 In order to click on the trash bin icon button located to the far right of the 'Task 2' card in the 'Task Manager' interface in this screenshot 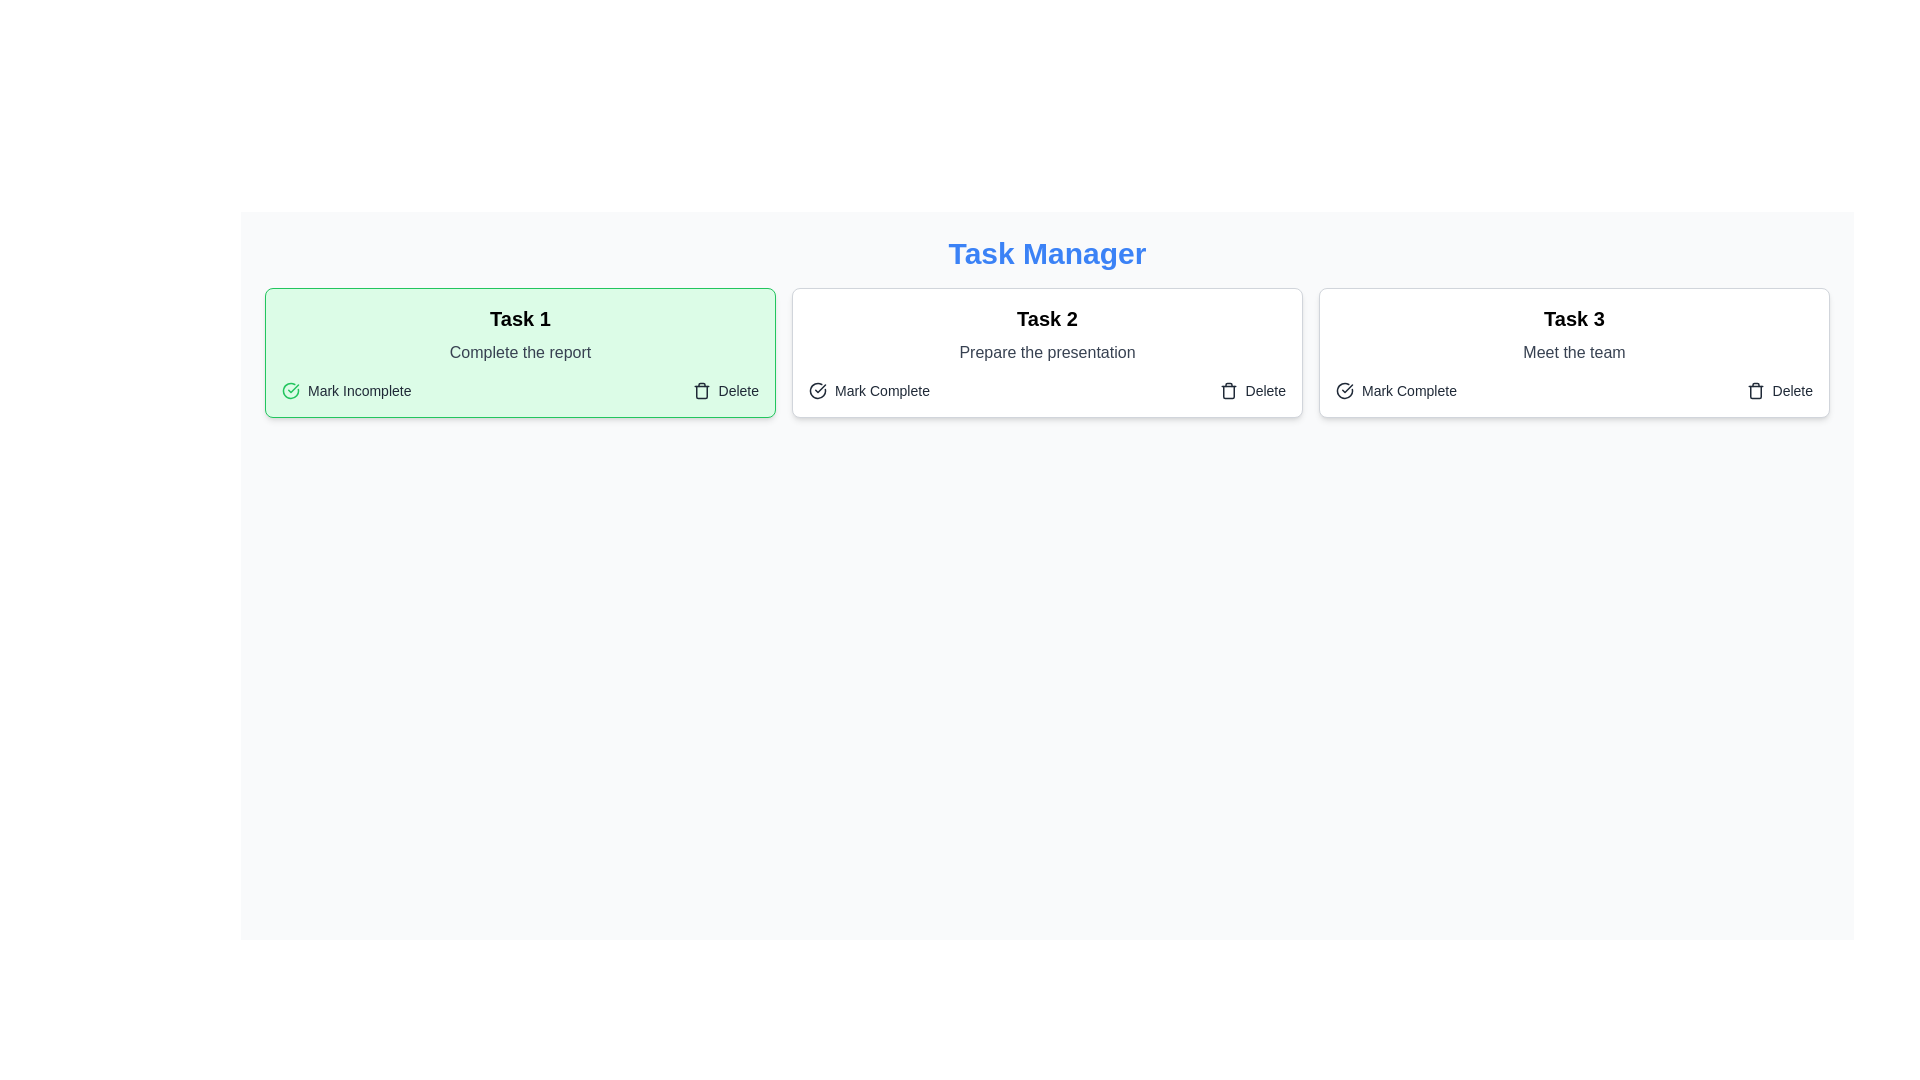, I will do `click(1227, 390)`.